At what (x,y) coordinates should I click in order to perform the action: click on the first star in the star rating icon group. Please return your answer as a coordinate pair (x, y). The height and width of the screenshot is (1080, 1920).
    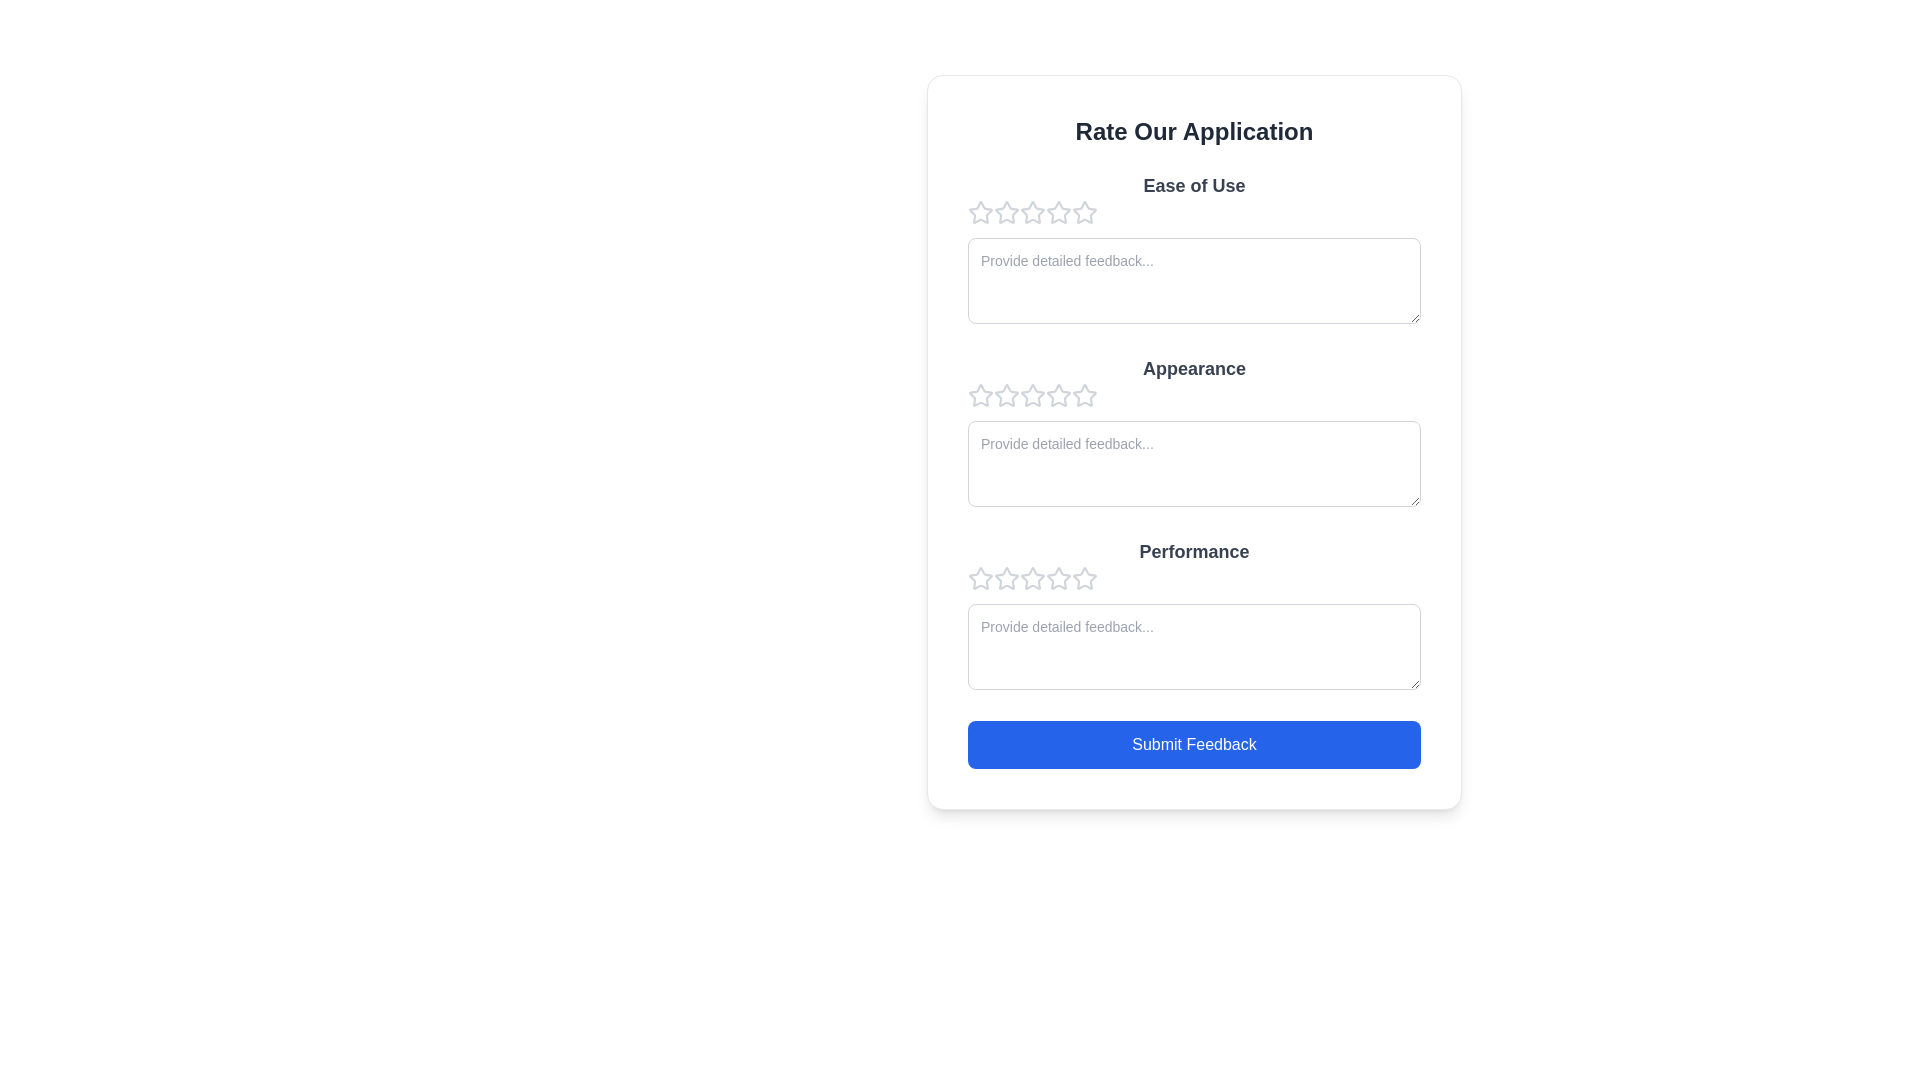
    Looking at the image, I should click on (980, 396).